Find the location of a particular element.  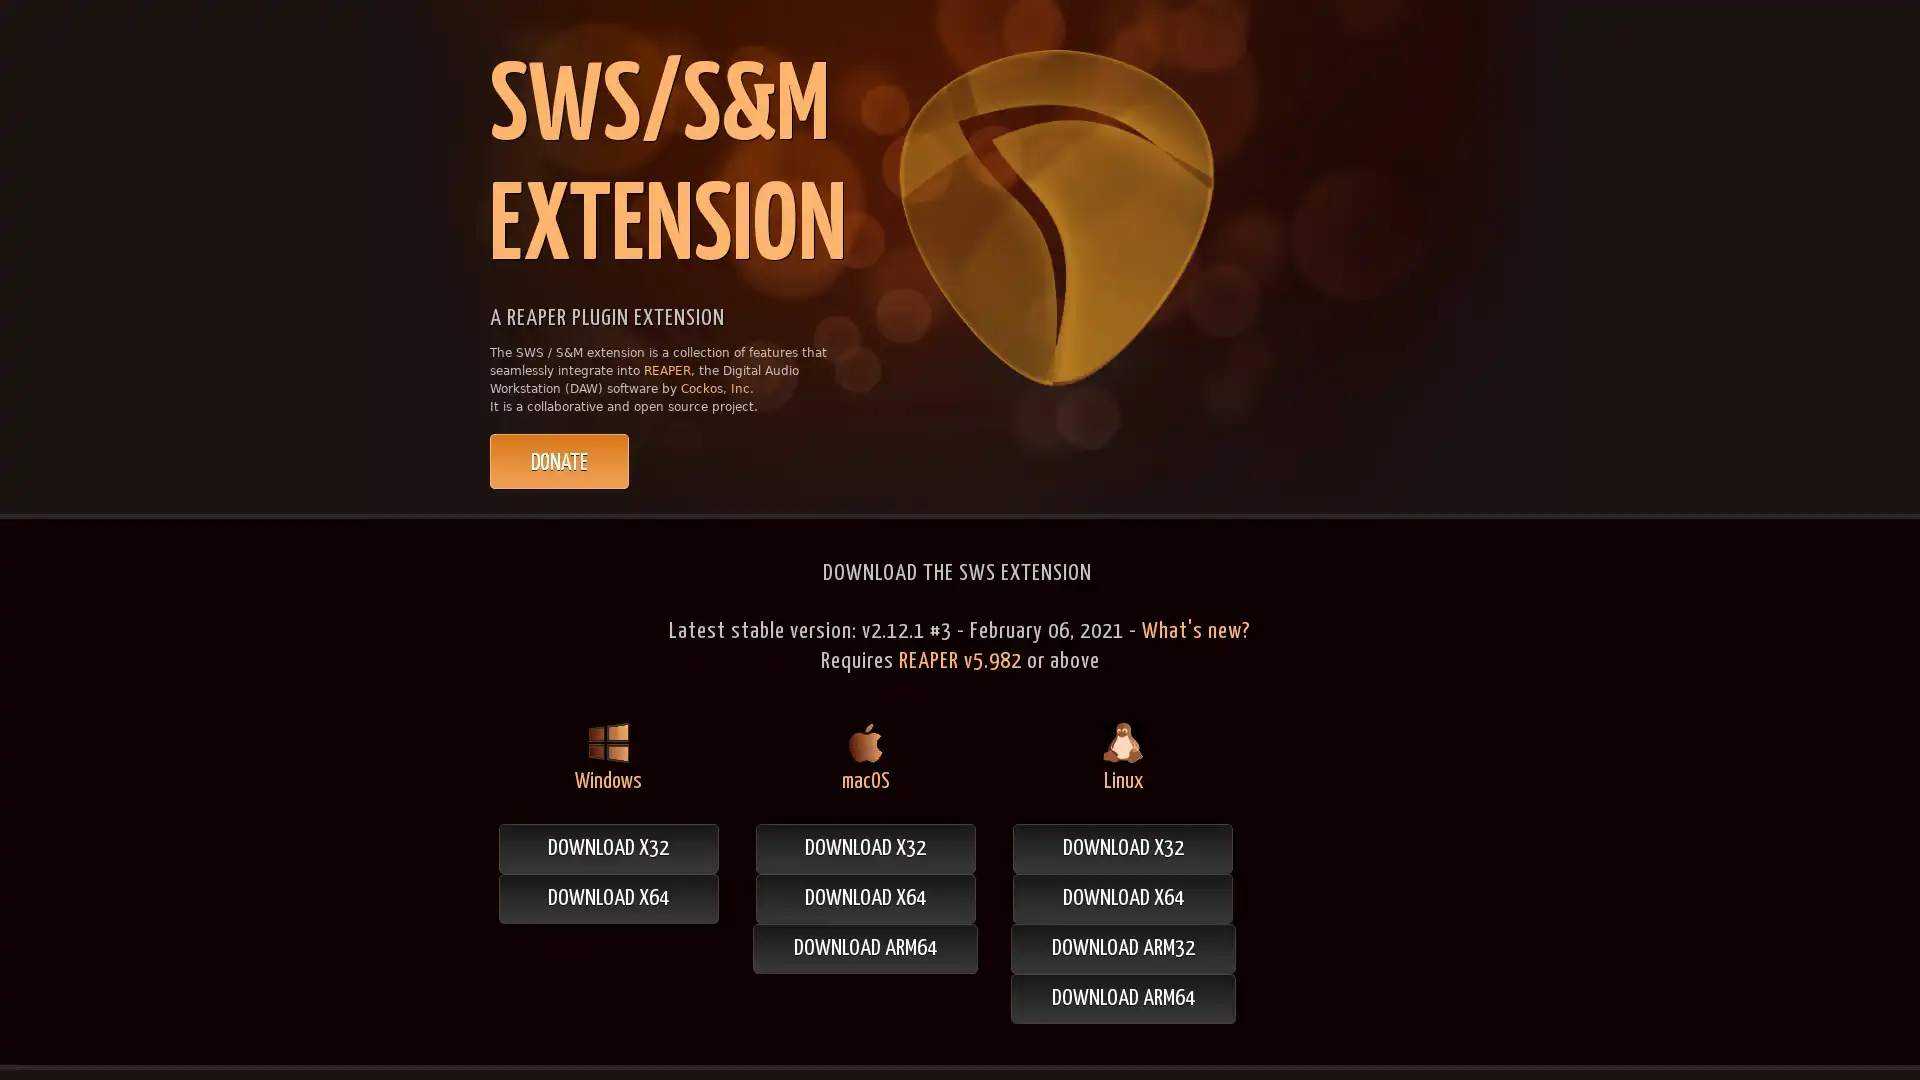

DOWNLOAD X64 is located at coordinates (1280, 897).